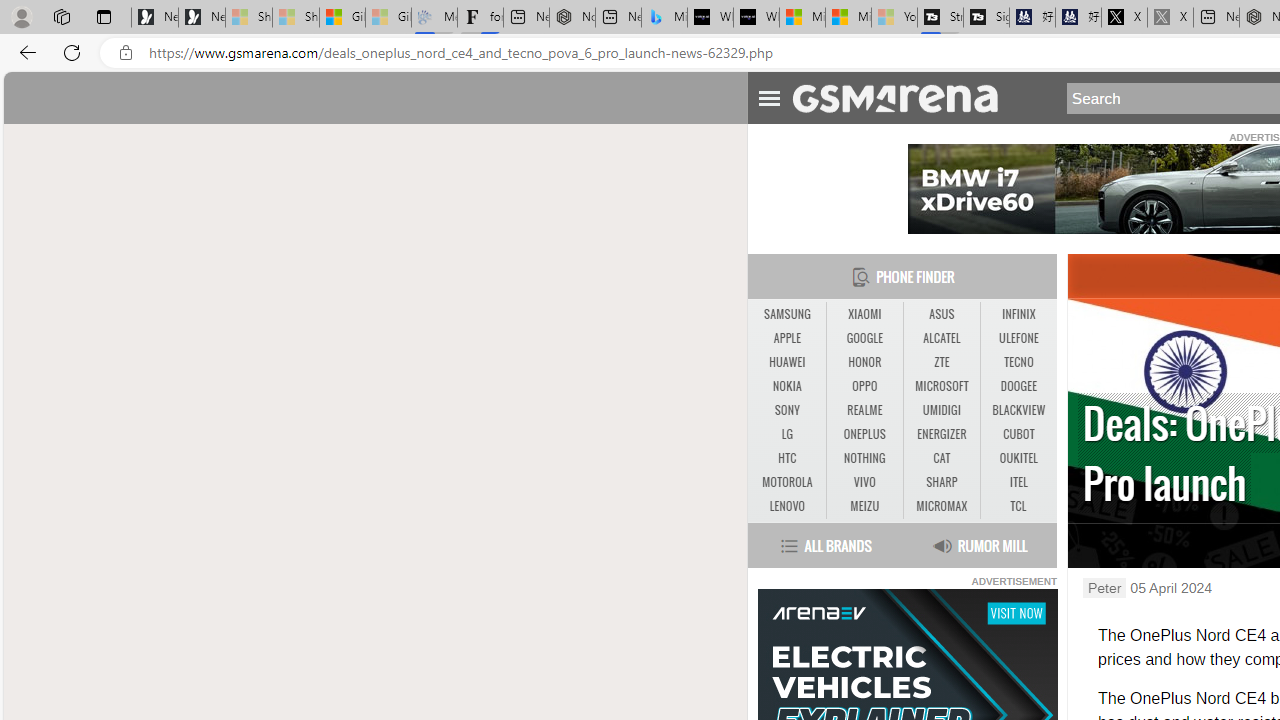 This screenshot has height=720, width=1280. Describe the element at coordinates (786, 482) in the screenshot. I see `'MOTOROLA'` at that location.